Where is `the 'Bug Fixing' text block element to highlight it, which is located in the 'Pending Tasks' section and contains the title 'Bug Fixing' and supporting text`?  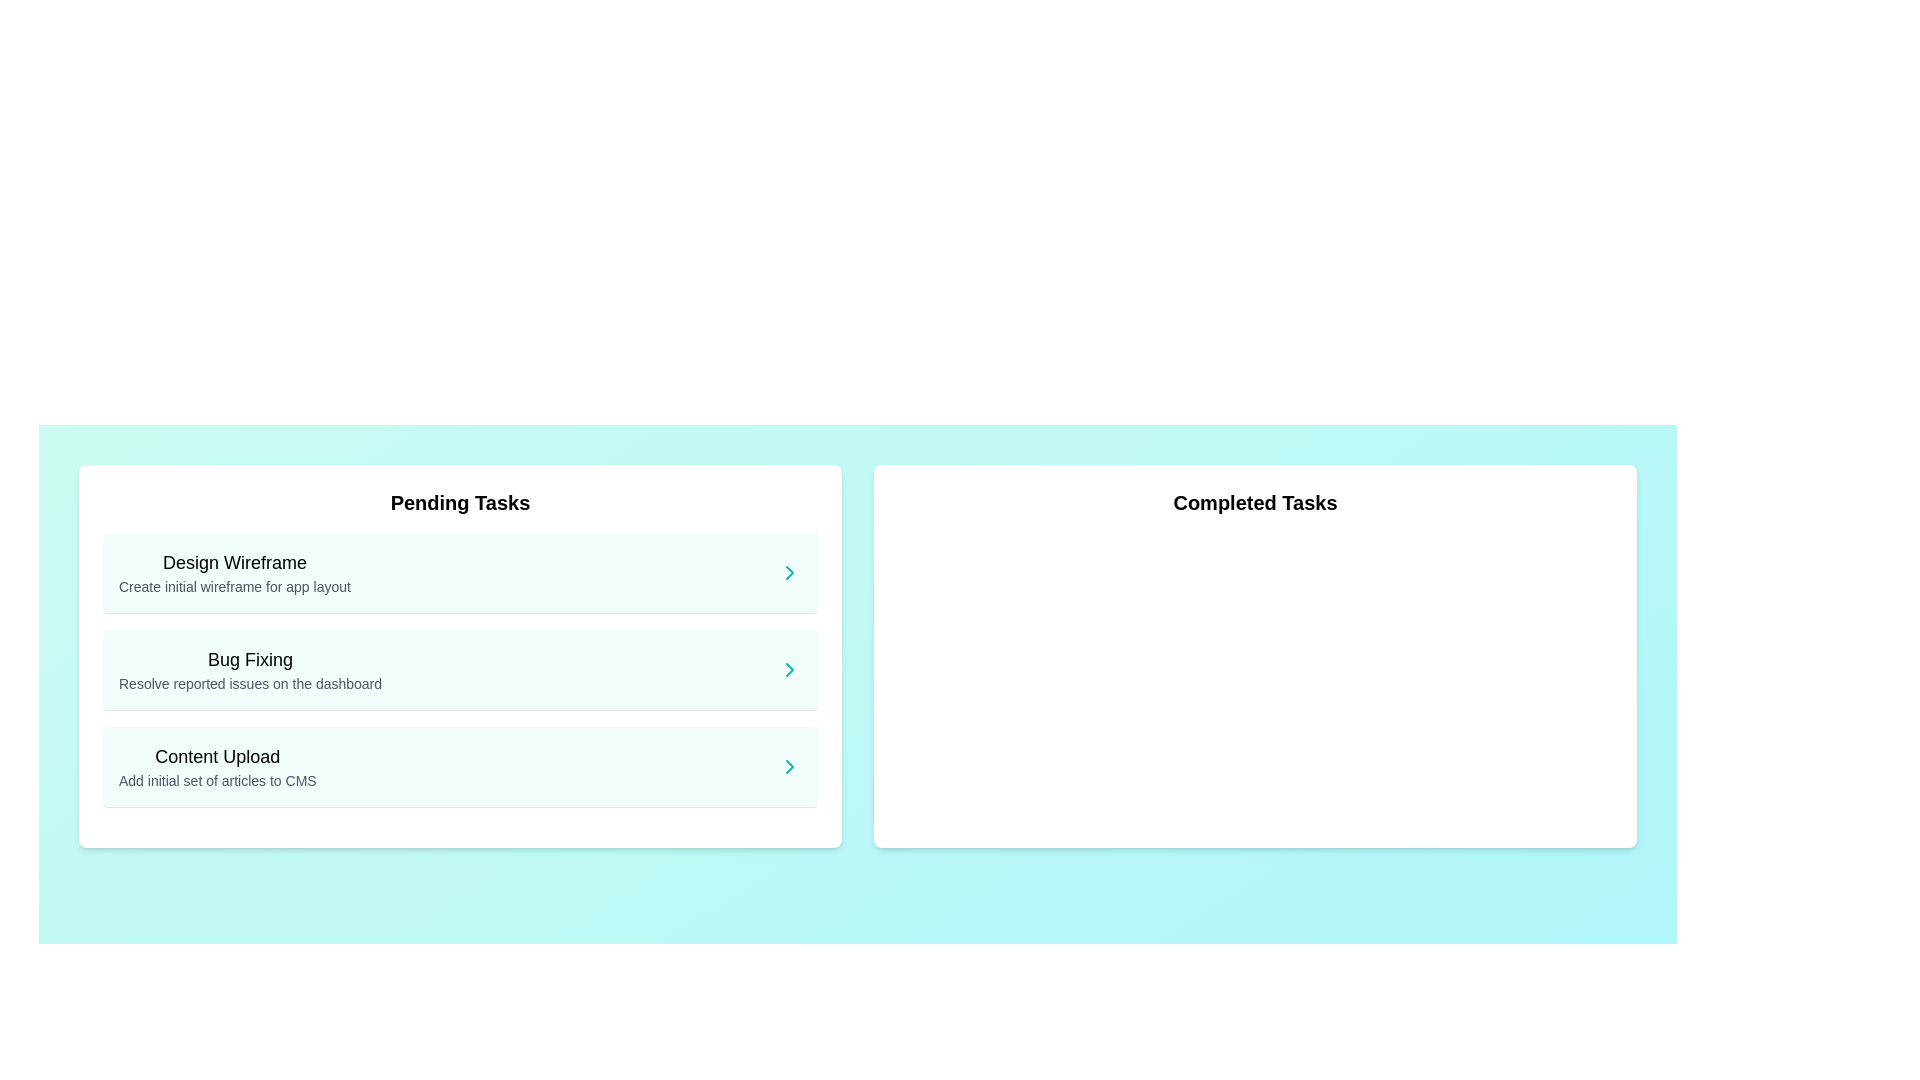 the 'Bug Fixing' text block element to highlight it, which is located in the 'Pending Tasks' section and contains the title 'Bug Fixing' and supporting text is located at coordinates (249, 670).